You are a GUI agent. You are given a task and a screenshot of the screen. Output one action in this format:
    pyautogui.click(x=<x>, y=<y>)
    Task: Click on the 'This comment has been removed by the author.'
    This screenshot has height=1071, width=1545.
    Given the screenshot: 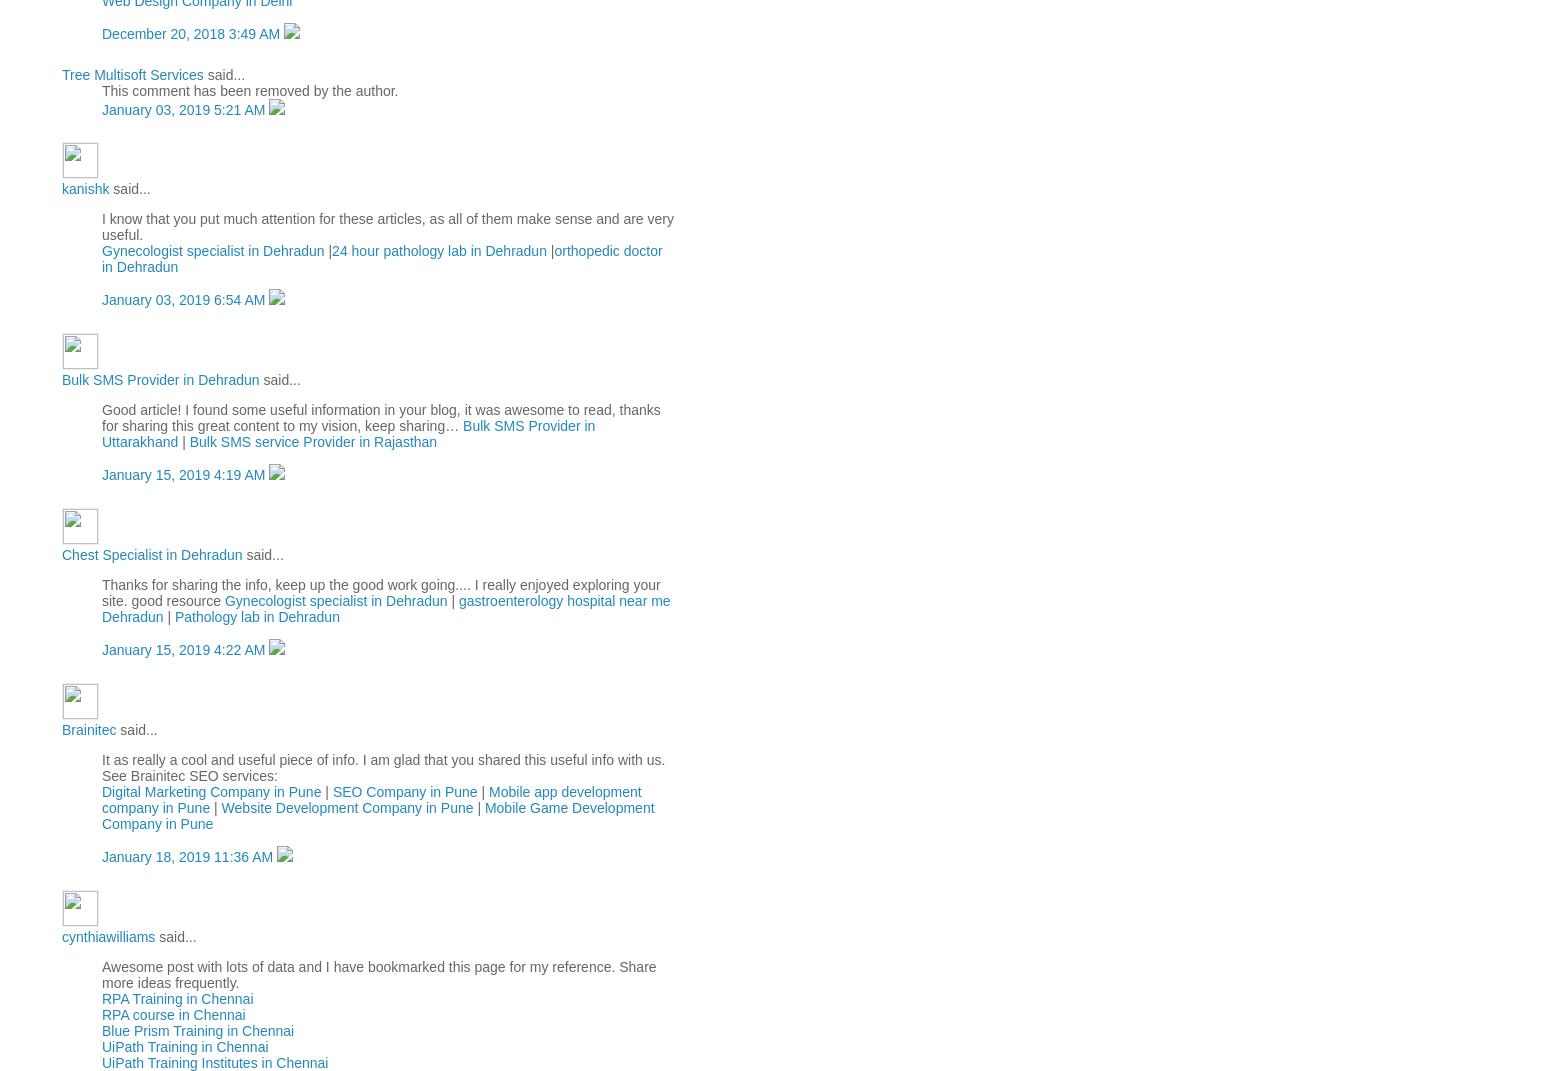 What is the action you would take?
    pyautogui.click(x=249, y=89)
    